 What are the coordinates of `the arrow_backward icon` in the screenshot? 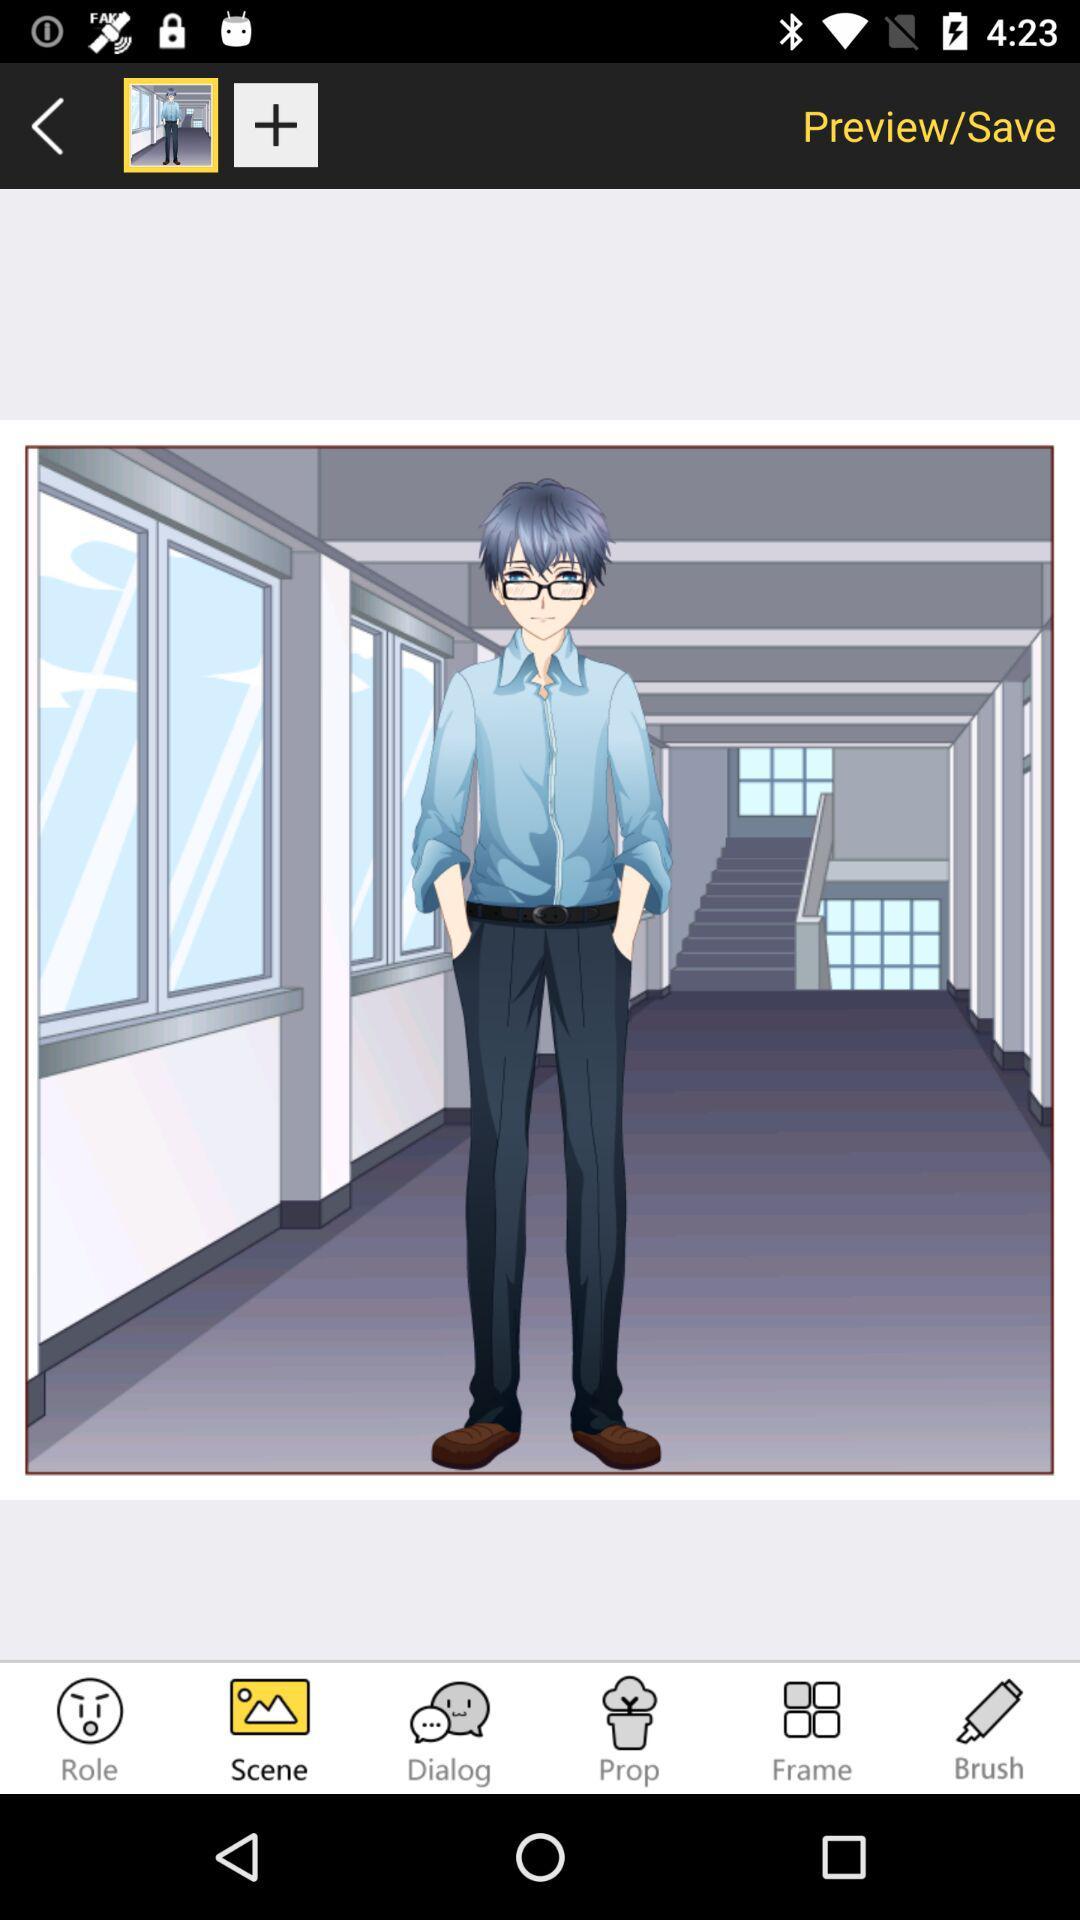 It's located at (47, 124).